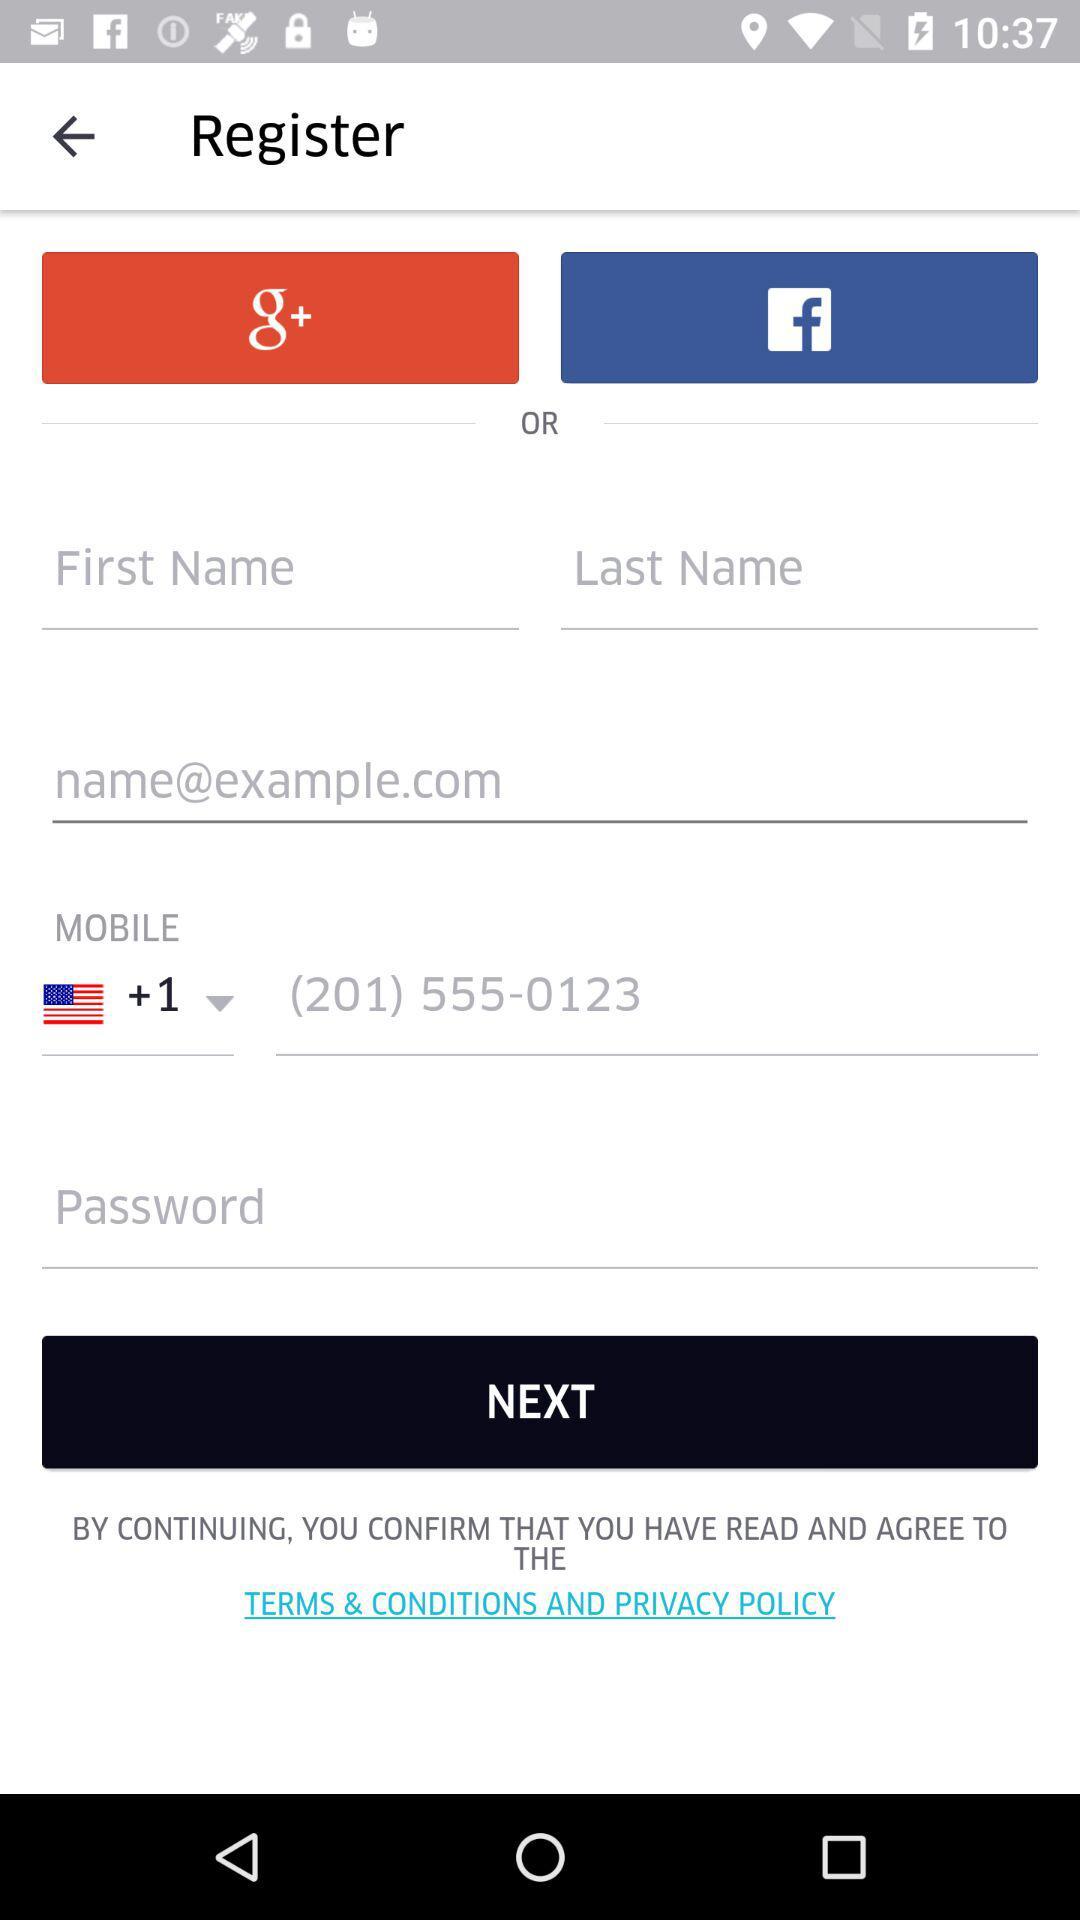 The width and height of the screenshot is (1080, 1920). What do you see at coordinates (280, 577) in the screenshot?
I see `first name` at bounding box center [280, 577].